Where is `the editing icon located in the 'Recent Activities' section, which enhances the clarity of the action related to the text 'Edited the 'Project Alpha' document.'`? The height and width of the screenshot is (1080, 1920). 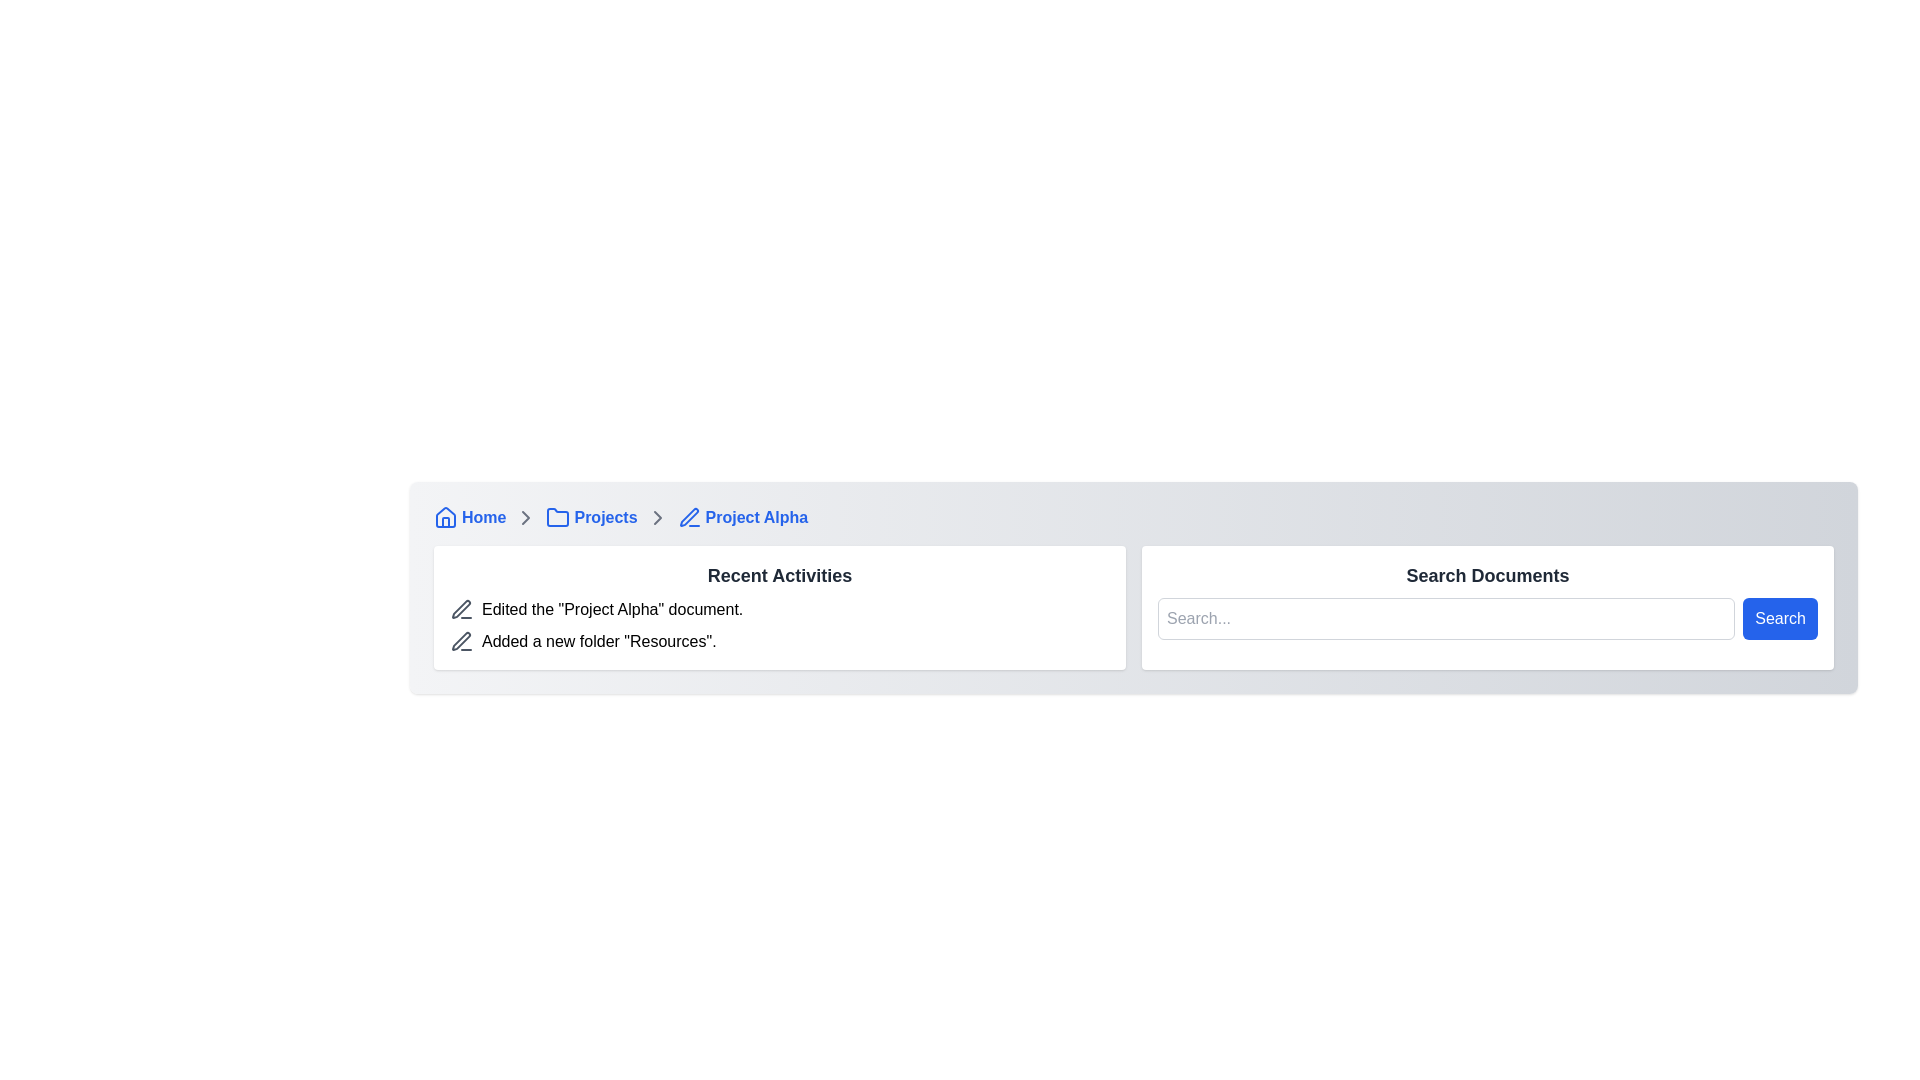 the editing icon located in the 'Recent Activities' section, which enhances the clarity of the action related to the text 'Edited the 'Project Alpha' document.' is located at coordinates (460, 608).